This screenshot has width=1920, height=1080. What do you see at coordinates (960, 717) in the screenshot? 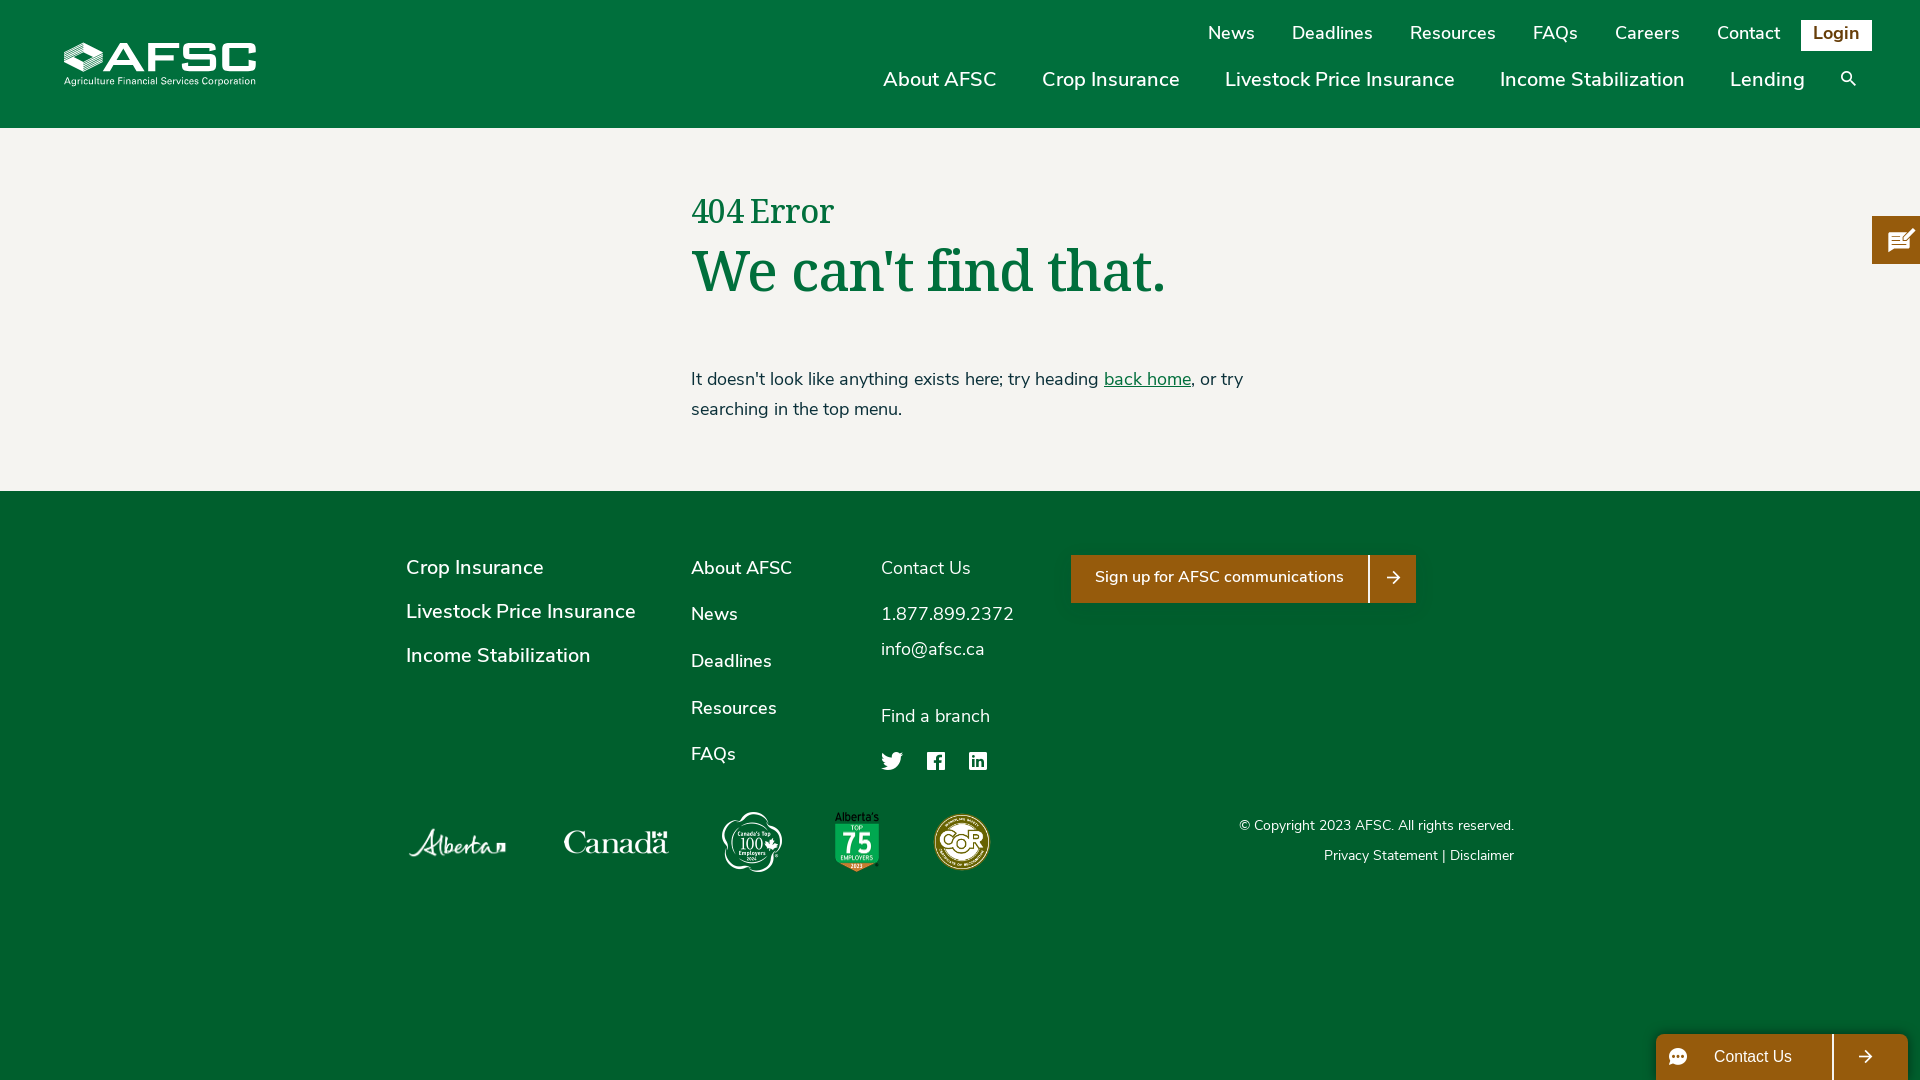
I see `'Find a branch'` at bounding box center [960, 717].